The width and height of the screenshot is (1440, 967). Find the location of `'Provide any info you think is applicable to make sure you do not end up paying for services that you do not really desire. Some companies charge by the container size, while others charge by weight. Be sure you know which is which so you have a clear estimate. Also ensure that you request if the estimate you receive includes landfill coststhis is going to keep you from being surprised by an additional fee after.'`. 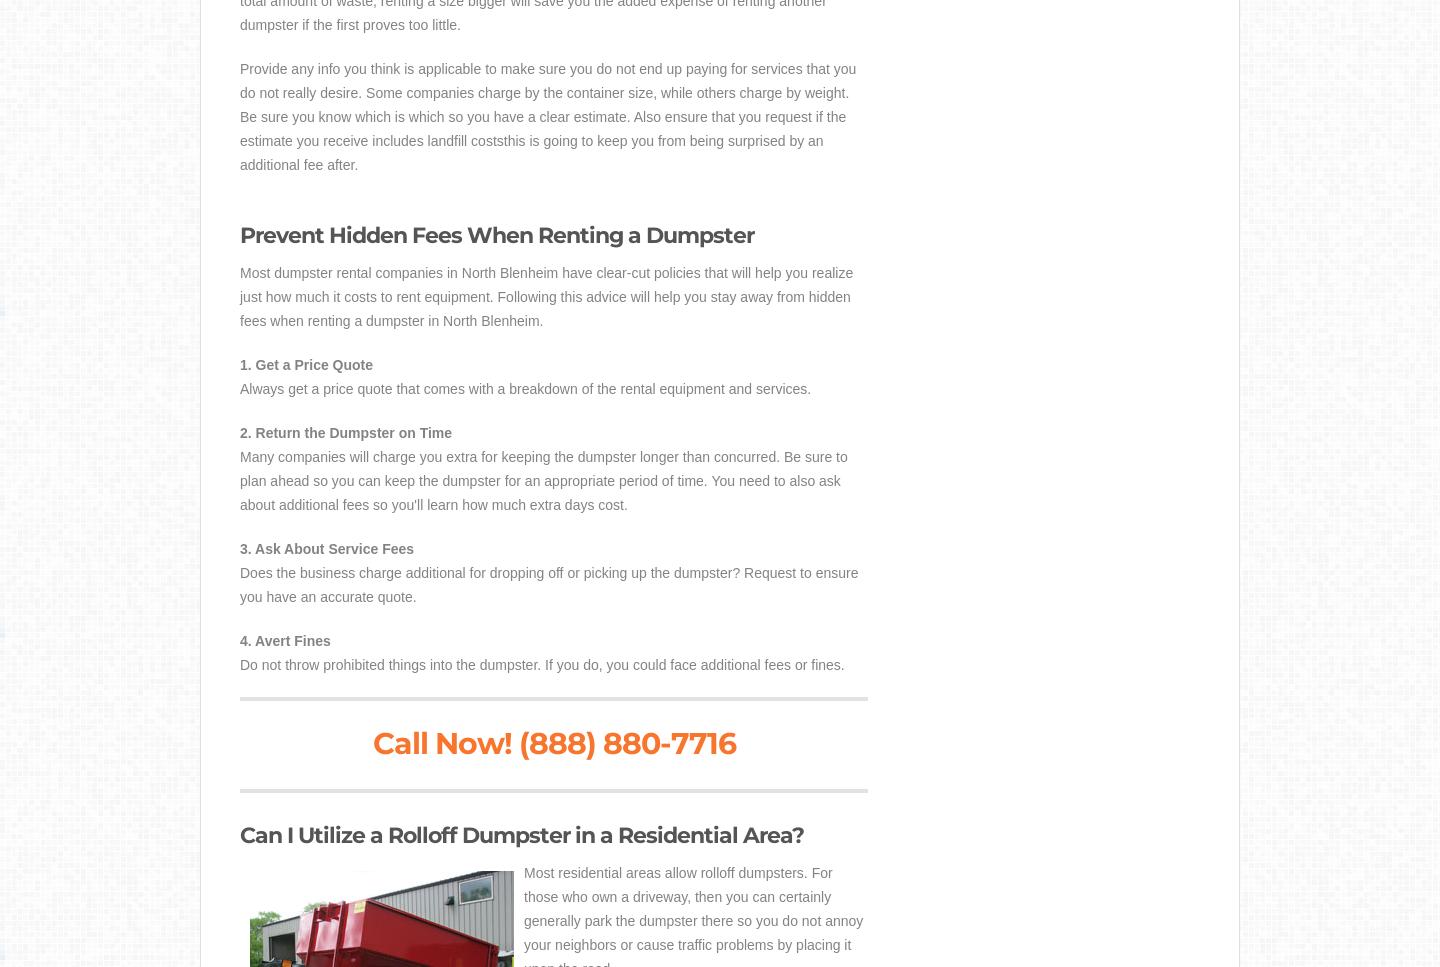

'Provide any info you think is applicable to make sure you do not end up paying for services that you do not really desire. Some companies charge by the container size, while others charge by weight. Be sure you know which is which so you have a clear estimate. Also ensure that you request if the estimate you receive includes landfill coststhis is going to keep you from being surprised by an additional fee after.' is located at coordinates (548, 116).